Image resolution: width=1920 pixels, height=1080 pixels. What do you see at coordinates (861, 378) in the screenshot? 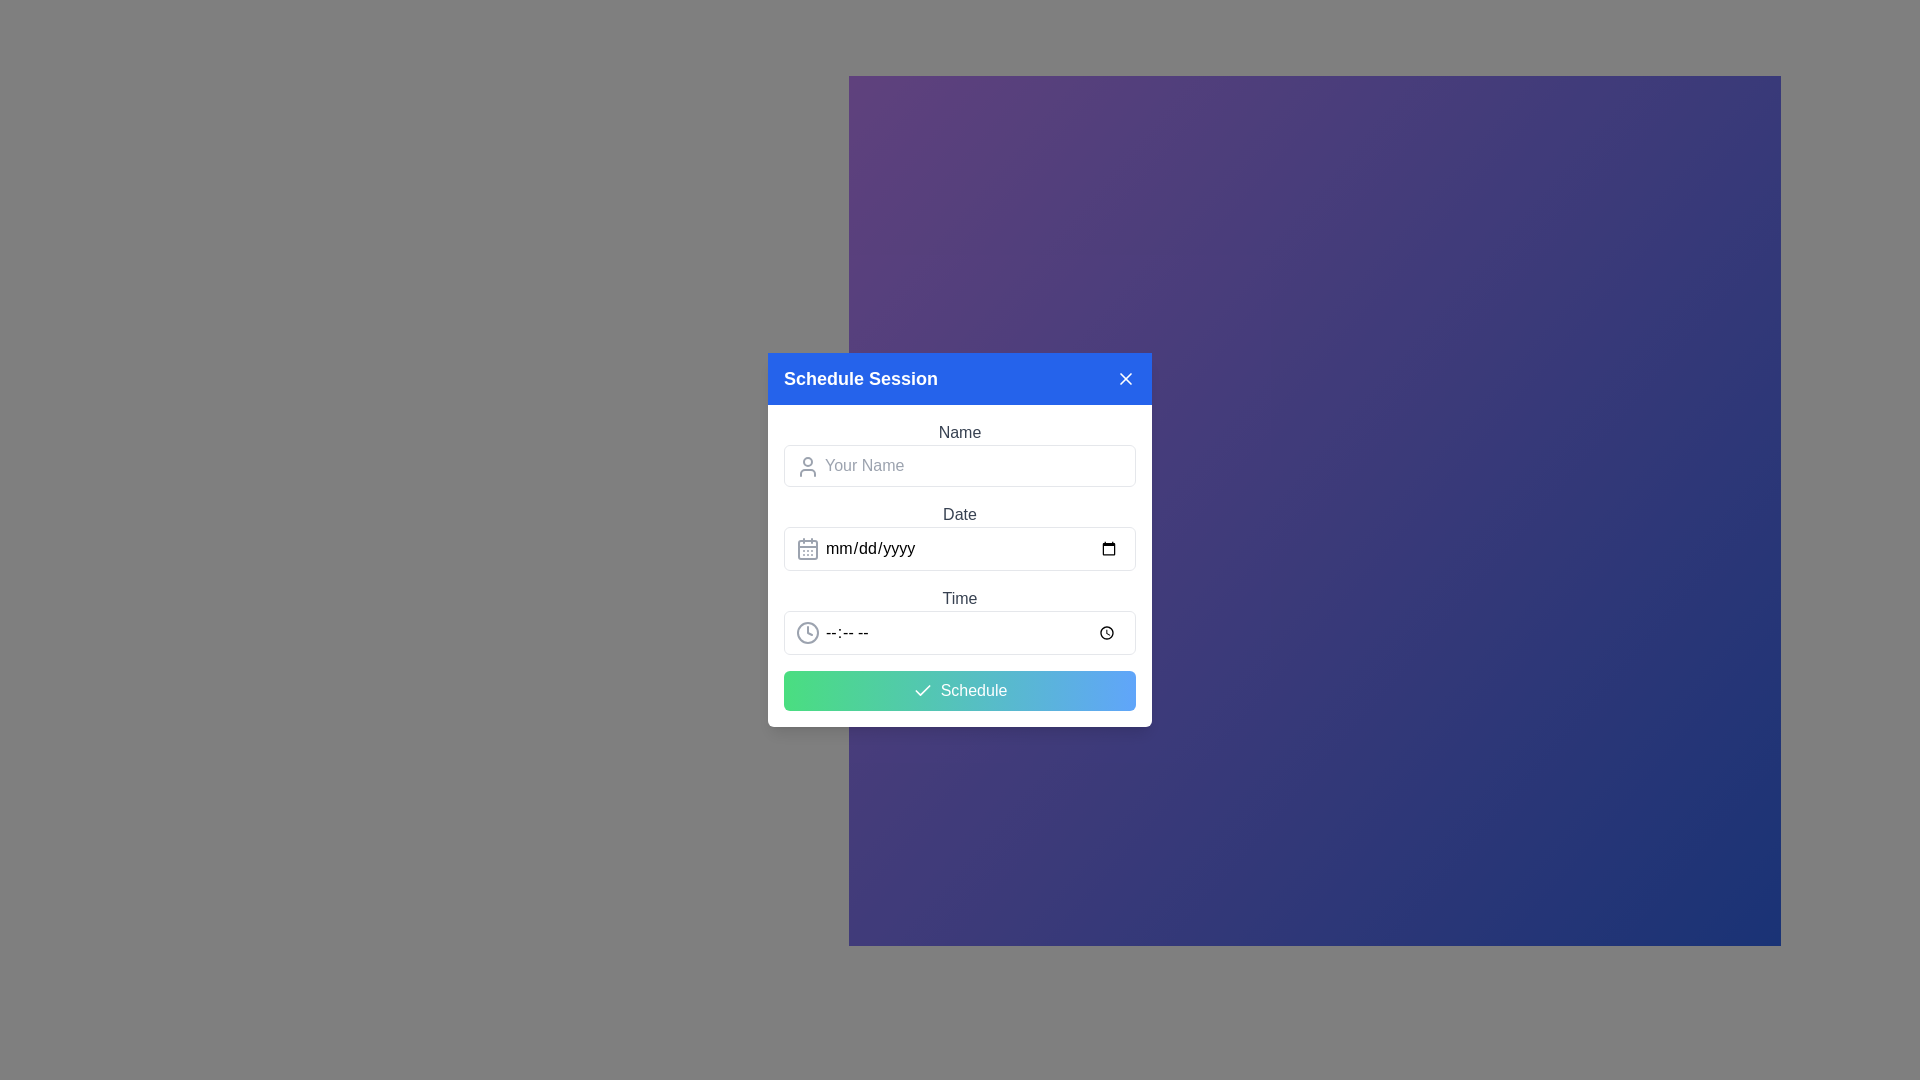
I see `the text label 'Schedule Session', which is styled in bold white font against a blue background, located at the top-left corner of a modal dialog` at bounding box center [861, 378].